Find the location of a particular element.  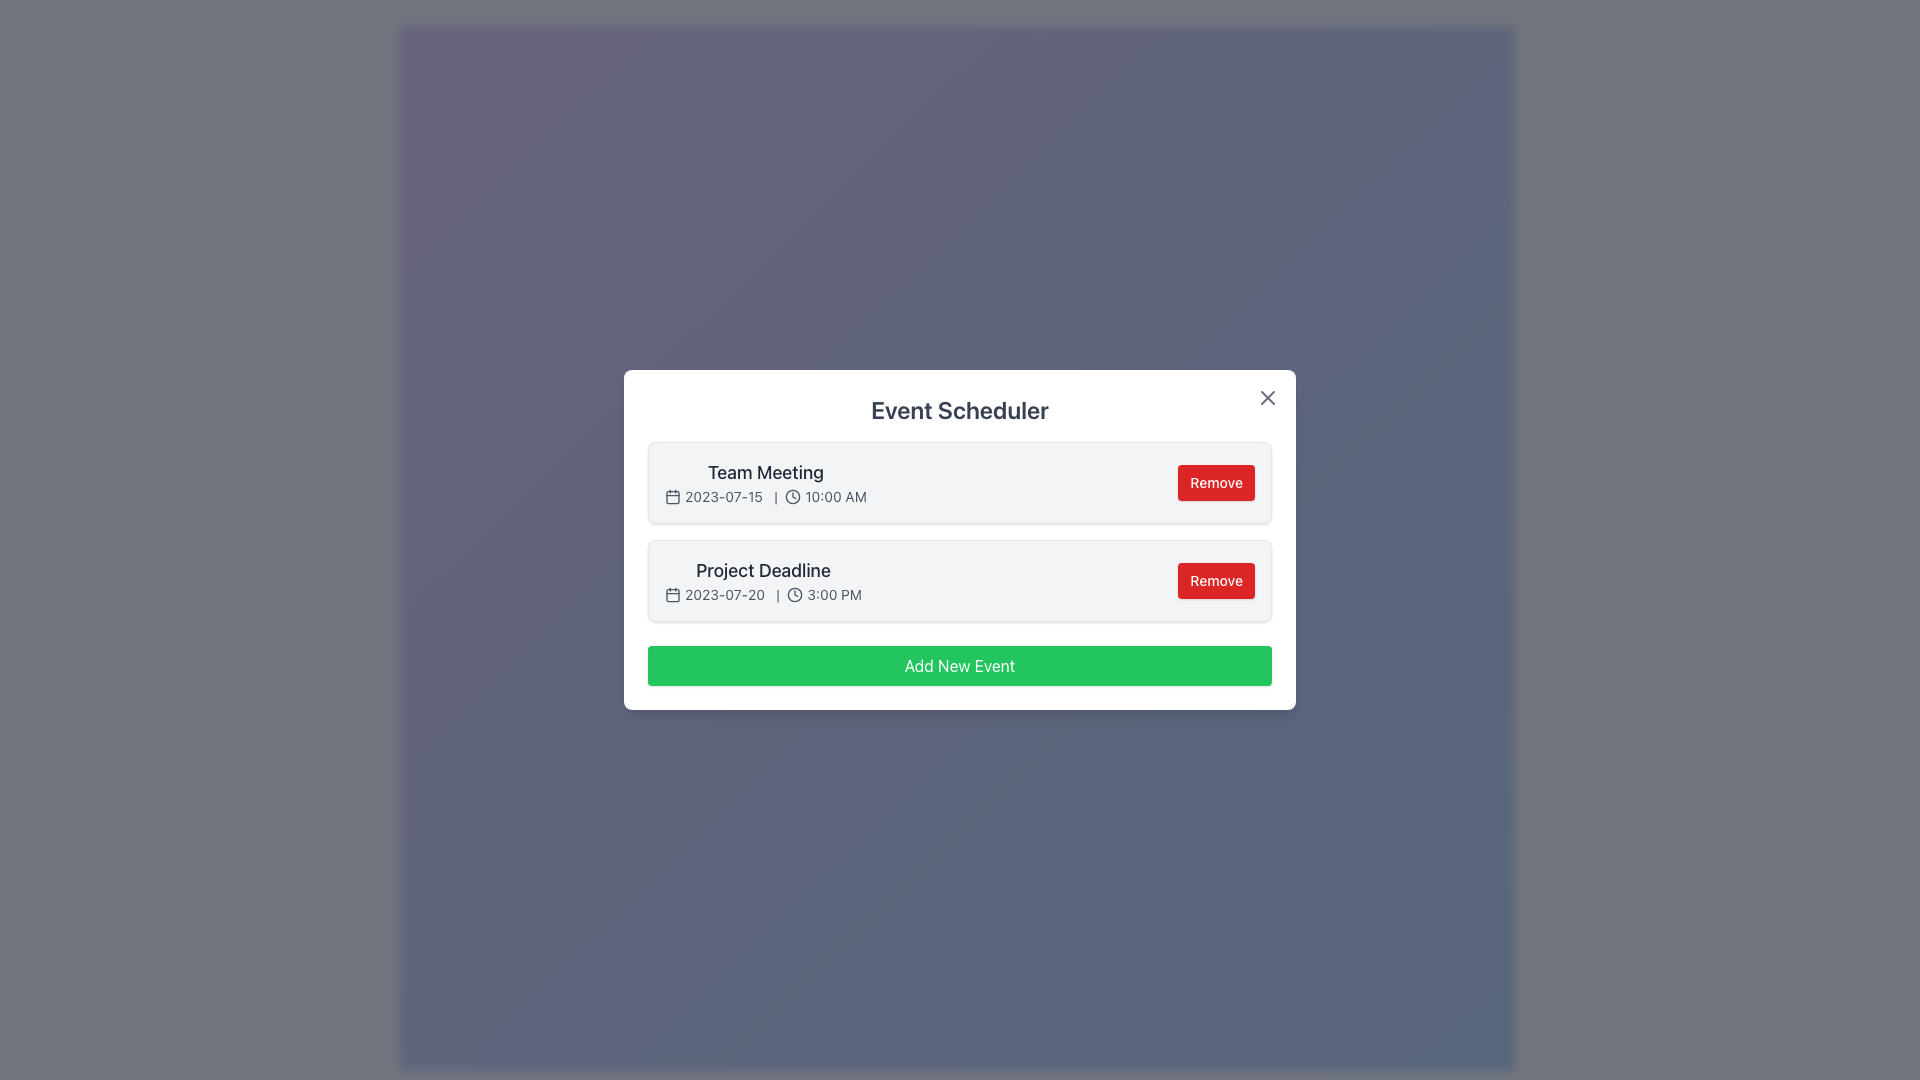

the 'Remove' button, which has a red background and white text, located under the 'Team Meeting' heading is located at coordinates (1215, 482).